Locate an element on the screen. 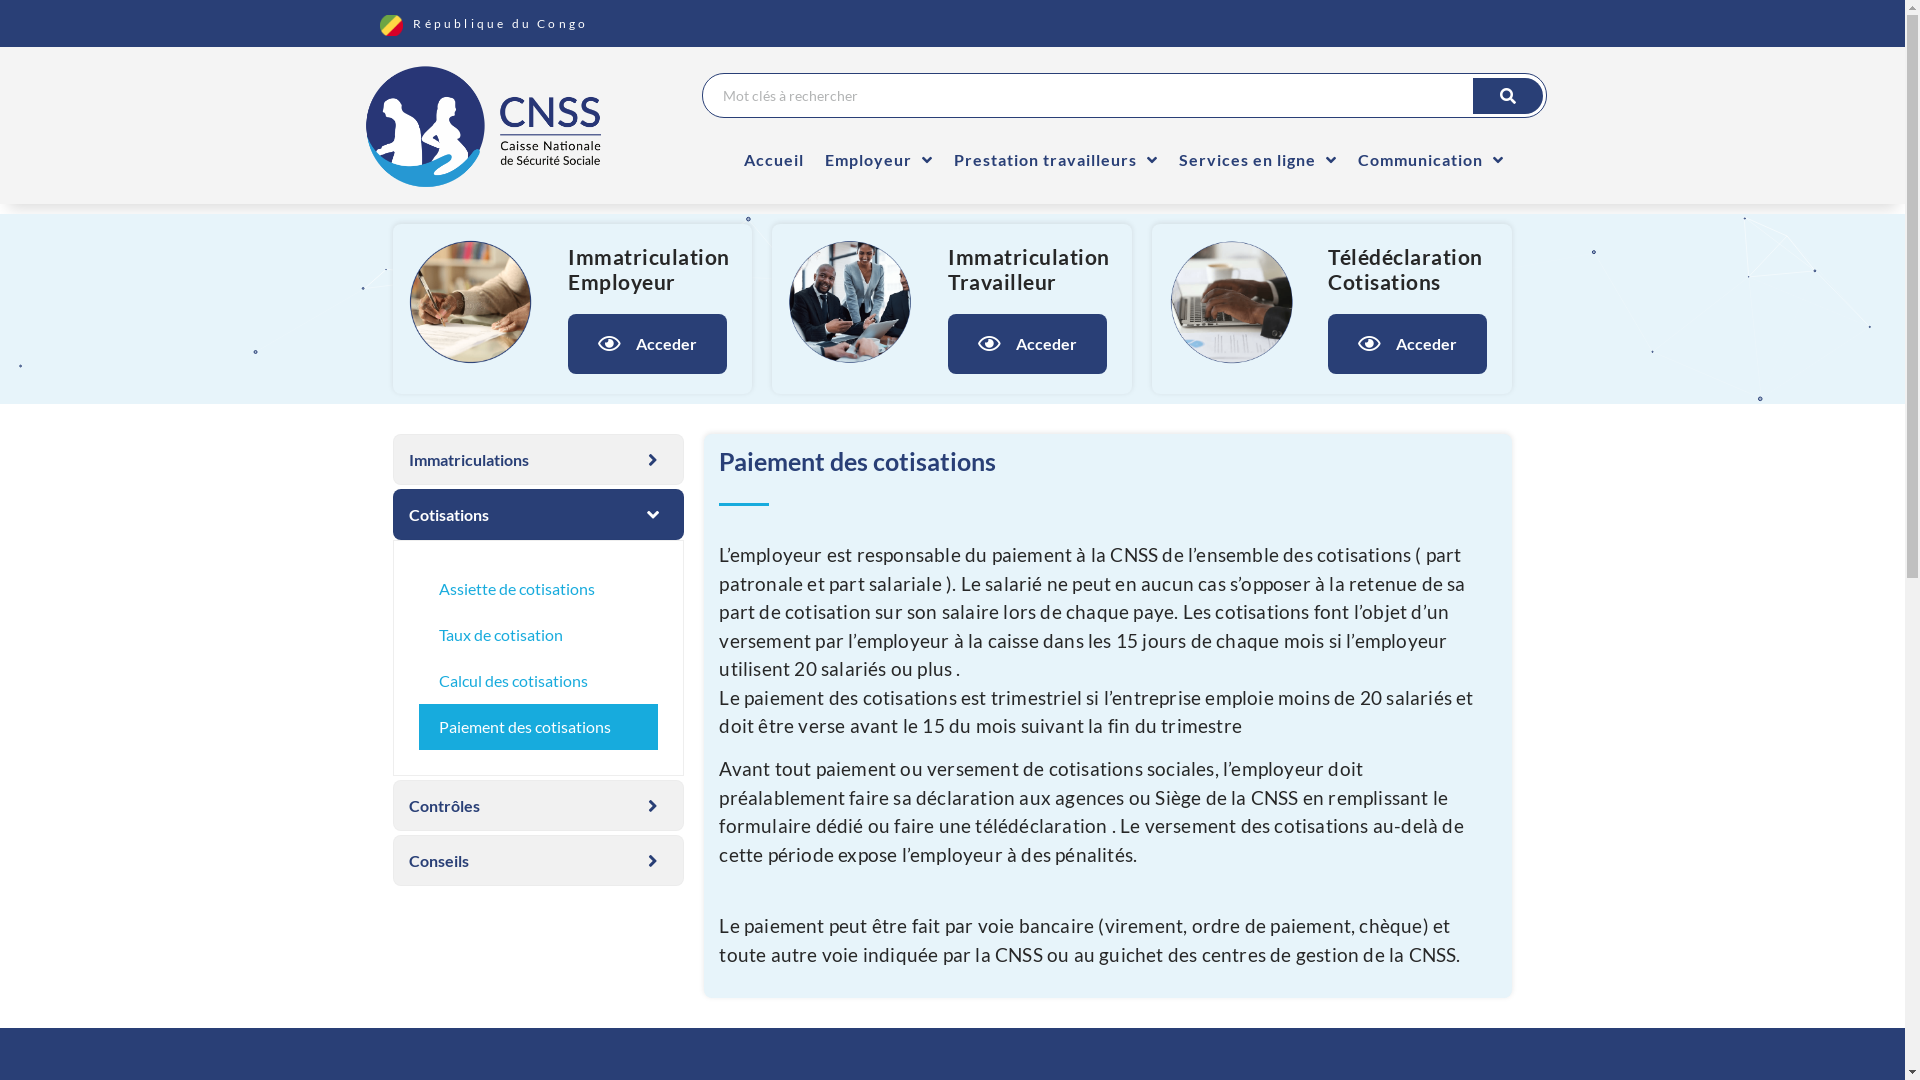 The height and width of the screenshot is (1080, 1920). 'Accueil' is located at coordinates (772, 158).